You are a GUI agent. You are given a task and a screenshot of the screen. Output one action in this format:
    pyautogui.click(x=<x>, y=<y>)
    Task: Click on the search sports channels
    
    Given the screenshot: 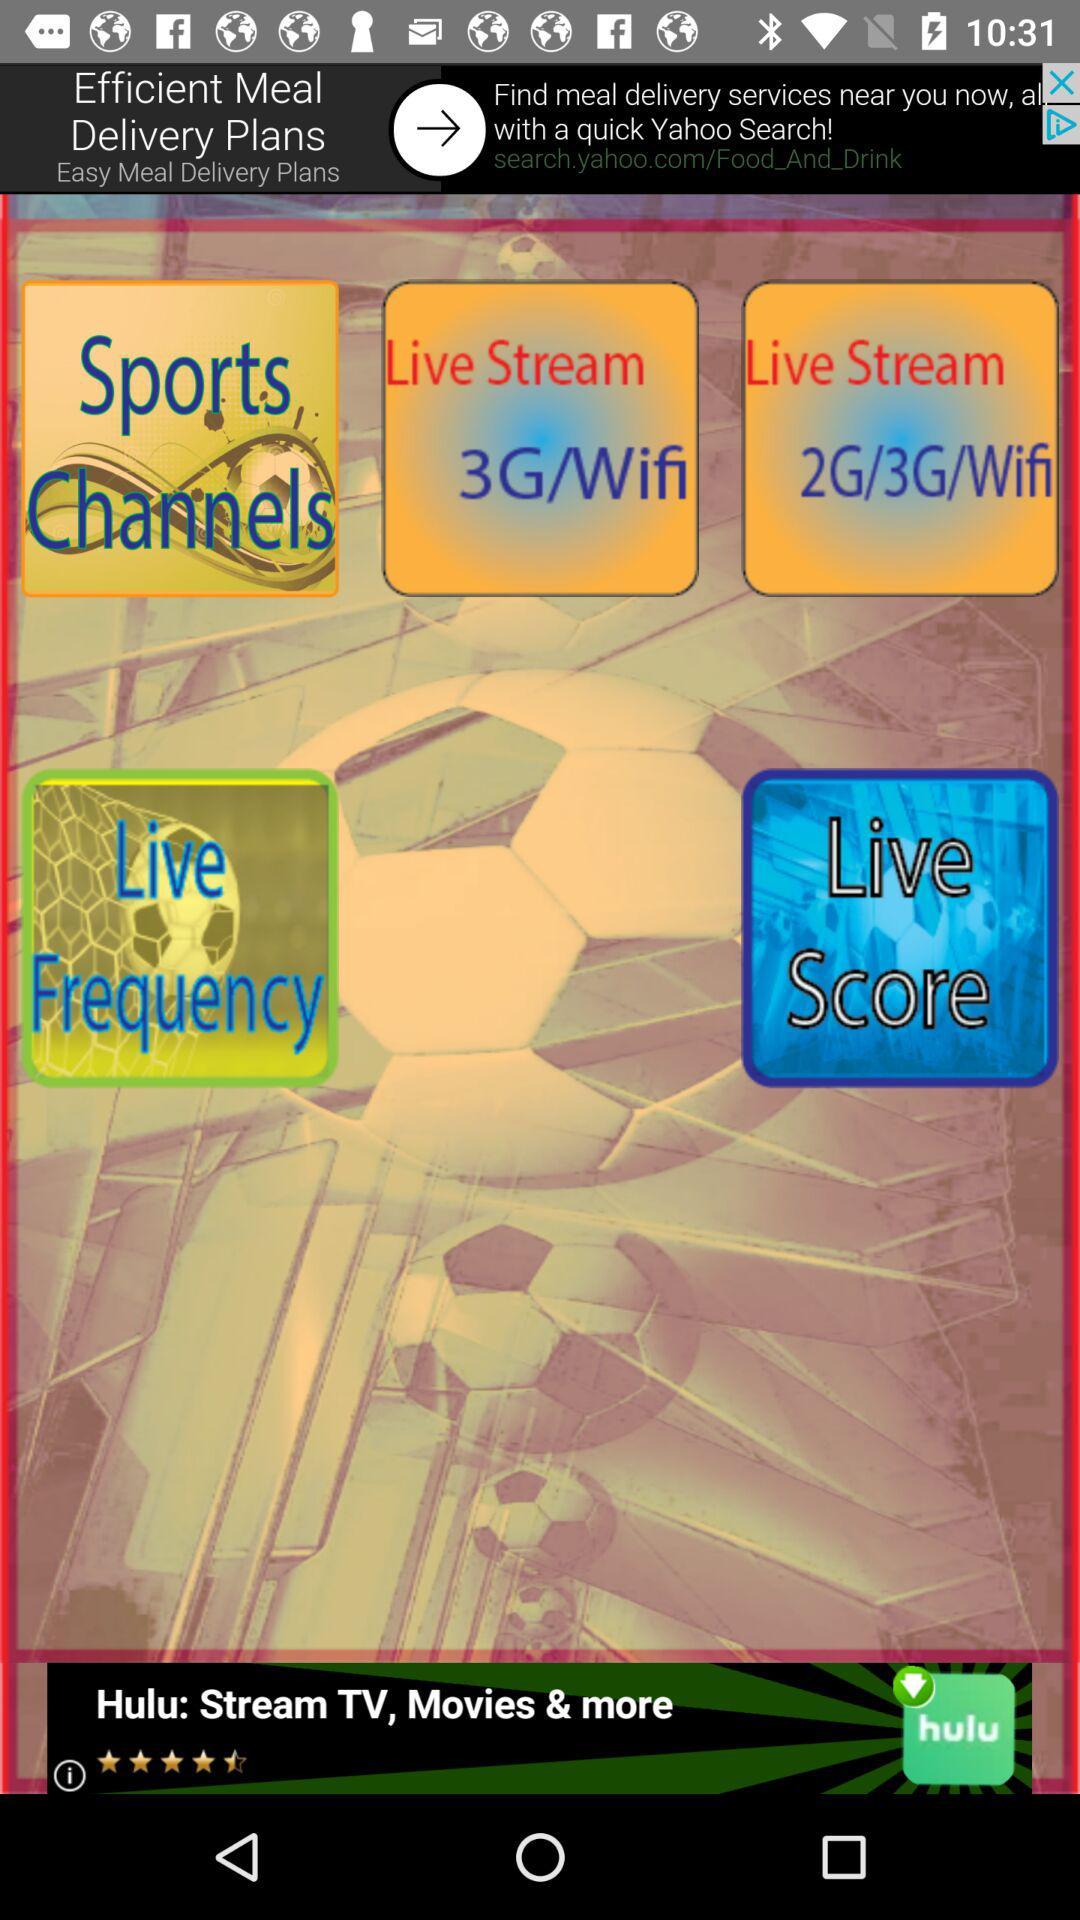 What is the action you would take?
    pyautogui.click(x=180, y=437)
    